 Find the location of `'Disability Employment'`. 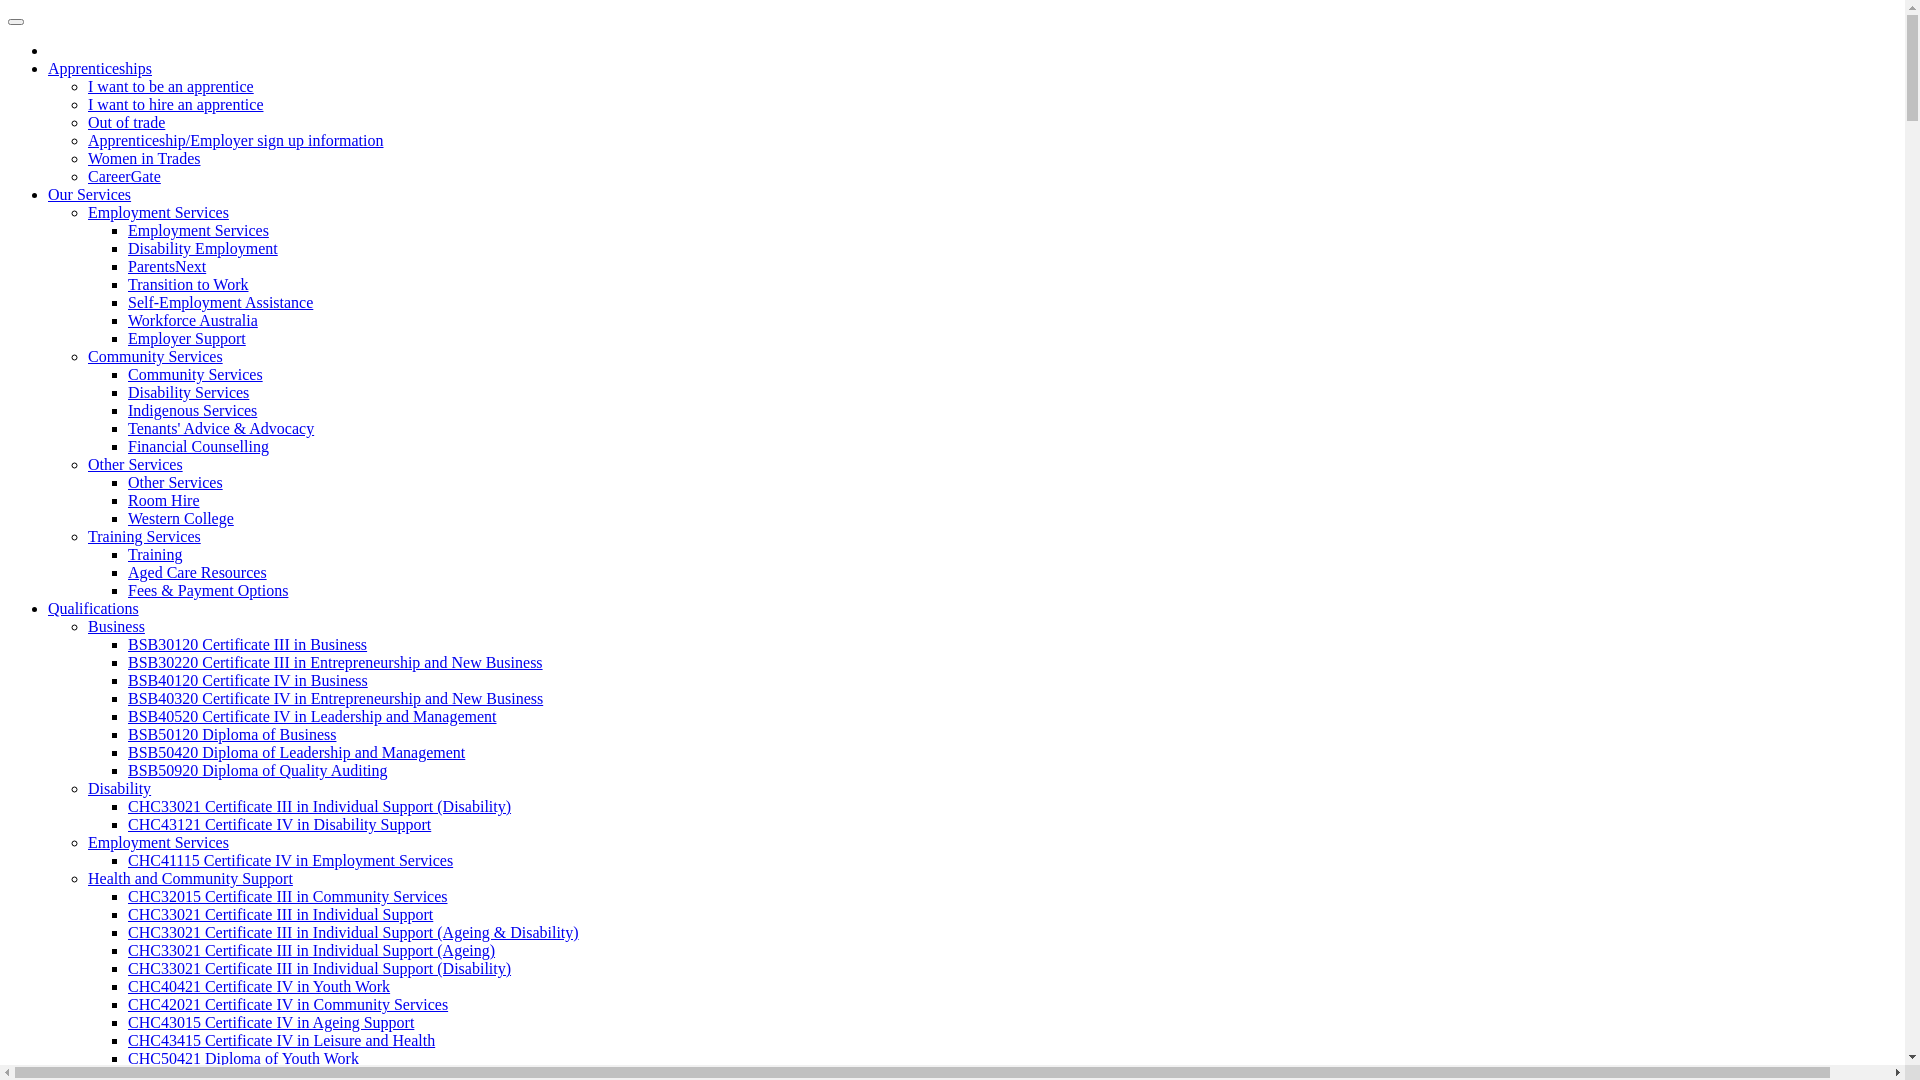

'Disability Employment' is located at coordinates (127, 247).